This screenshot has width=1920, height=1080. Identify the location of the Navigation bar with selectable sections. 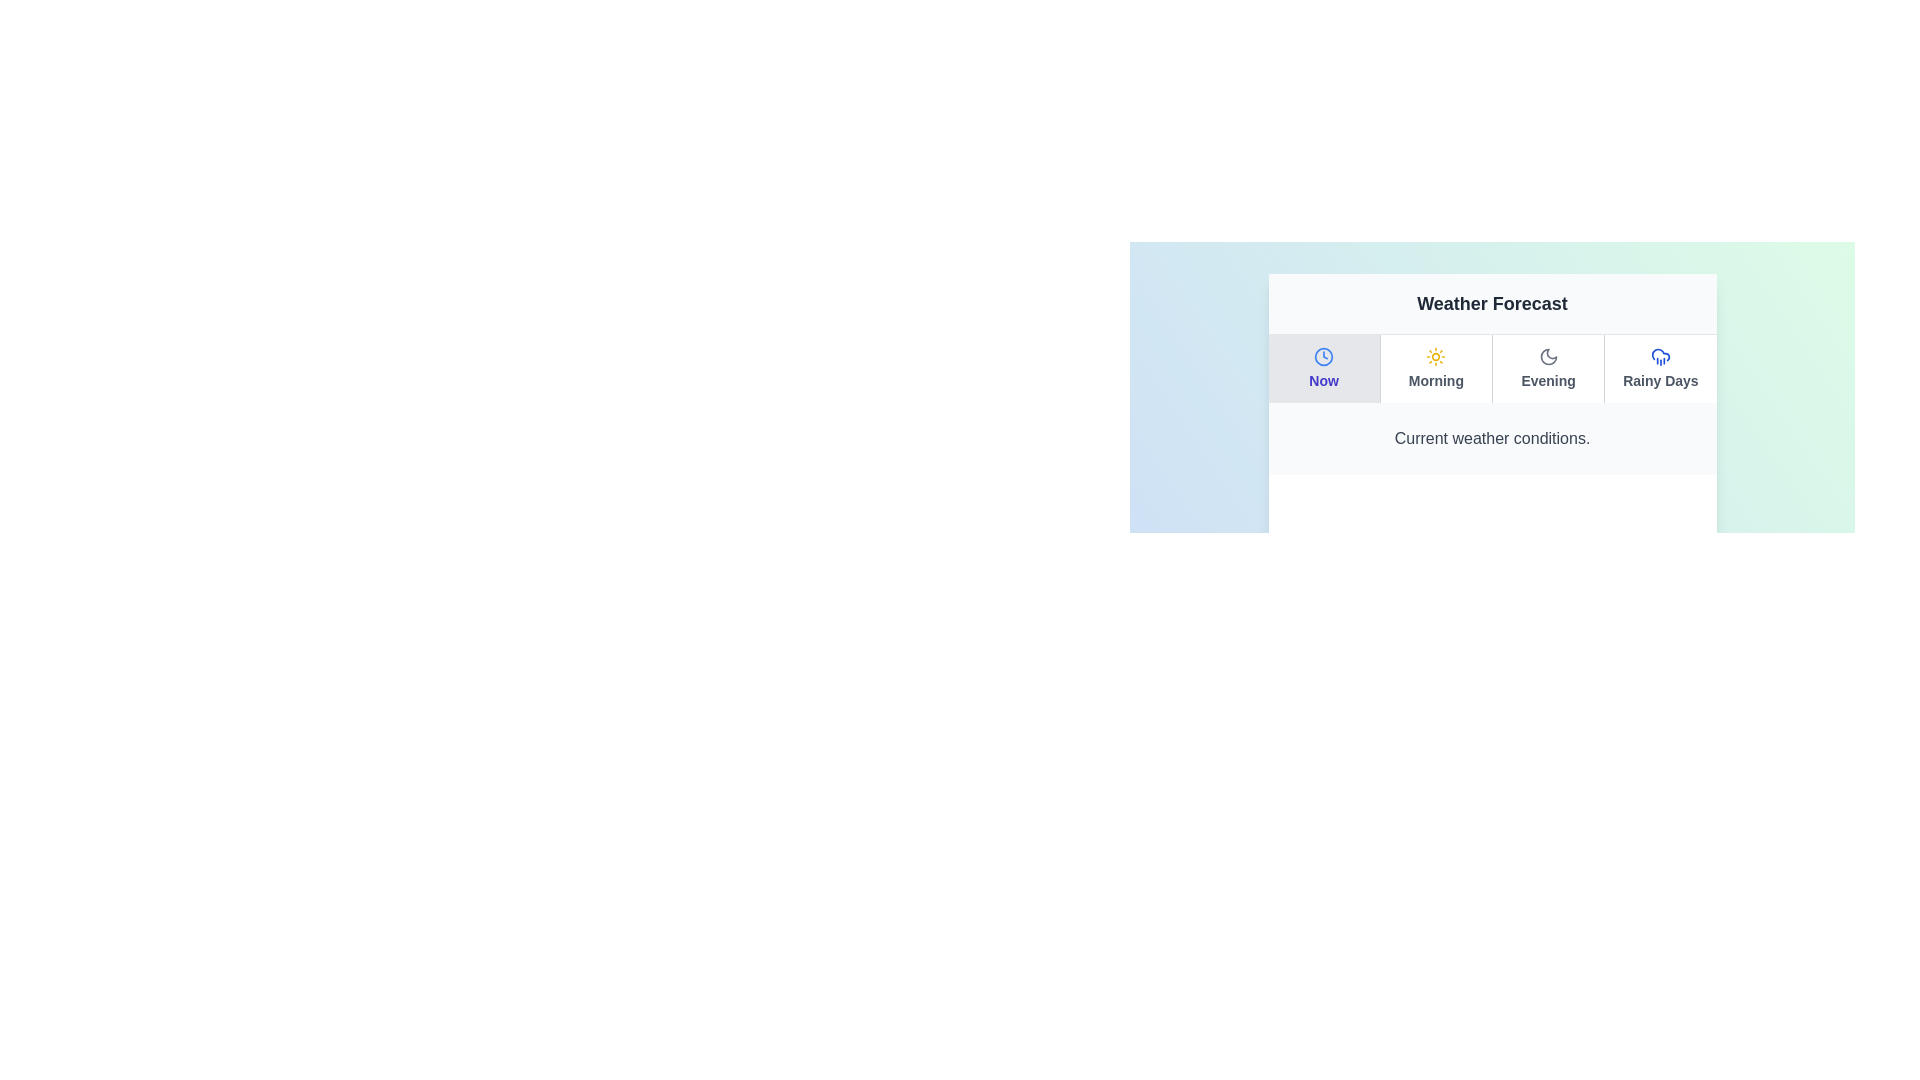
(1492, 369).